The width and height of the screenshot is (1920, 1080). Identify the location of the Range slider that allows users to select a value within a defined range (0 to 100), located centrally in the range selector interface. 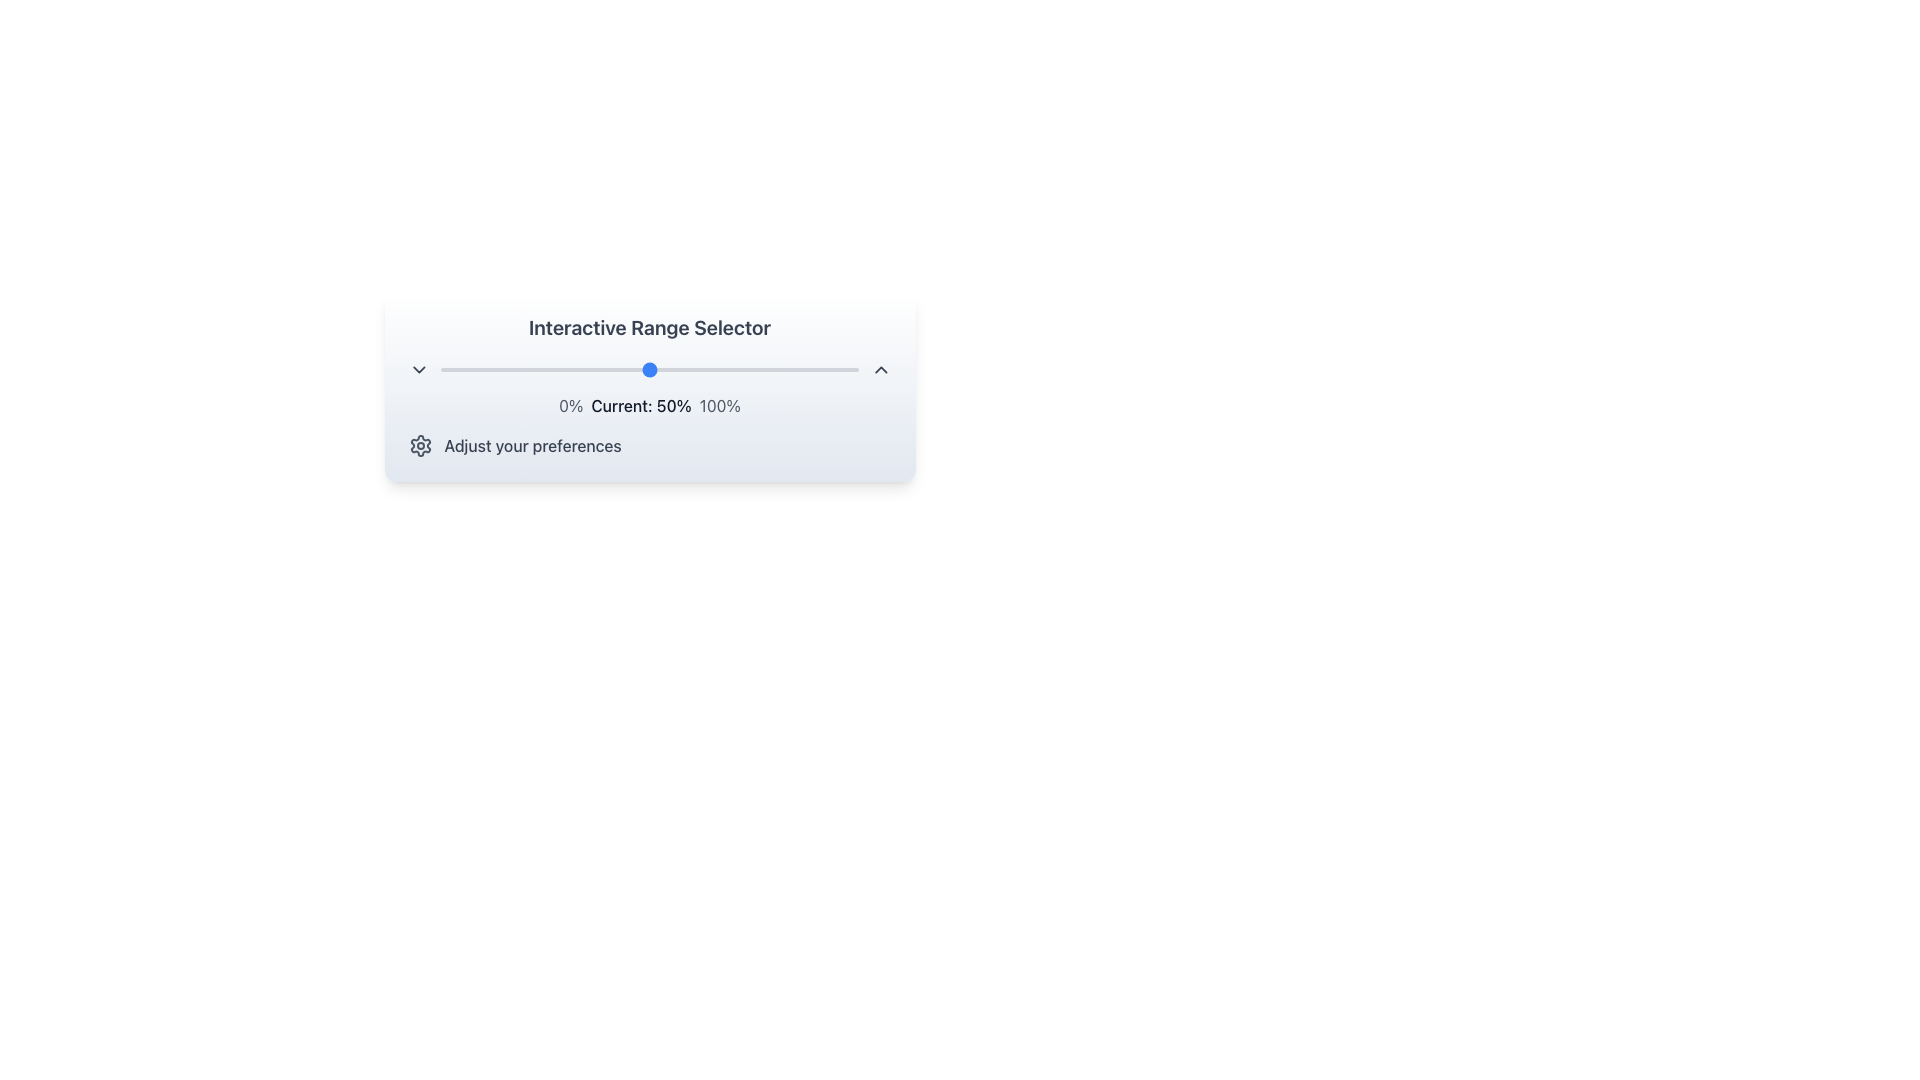
(649, 370).